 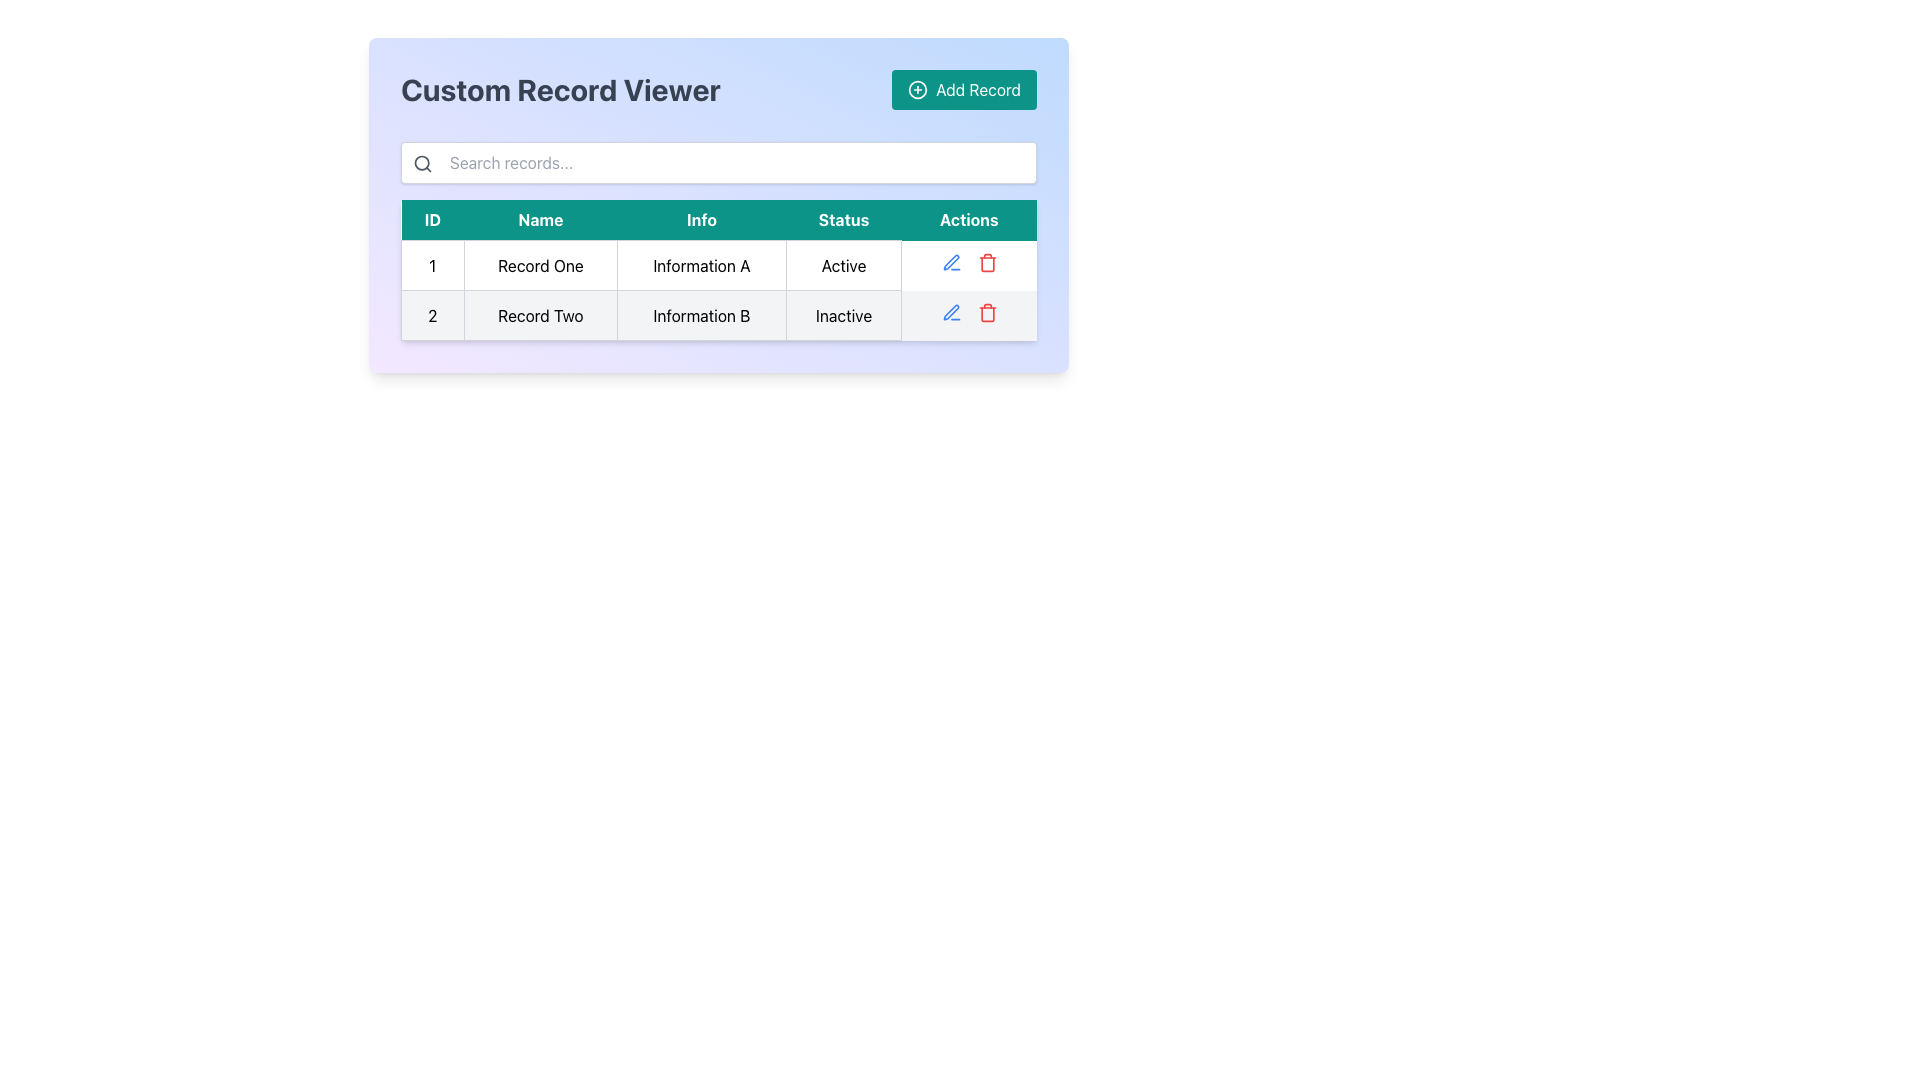 What do you see at coordinates (969, 220) in the screenshot?
I see `the 'Actions' column header label in the data table, which is the fifth header aligned to the rightmost side, indicating the purpose of the column for action buttons or controls` at bounding box center [969, 220].